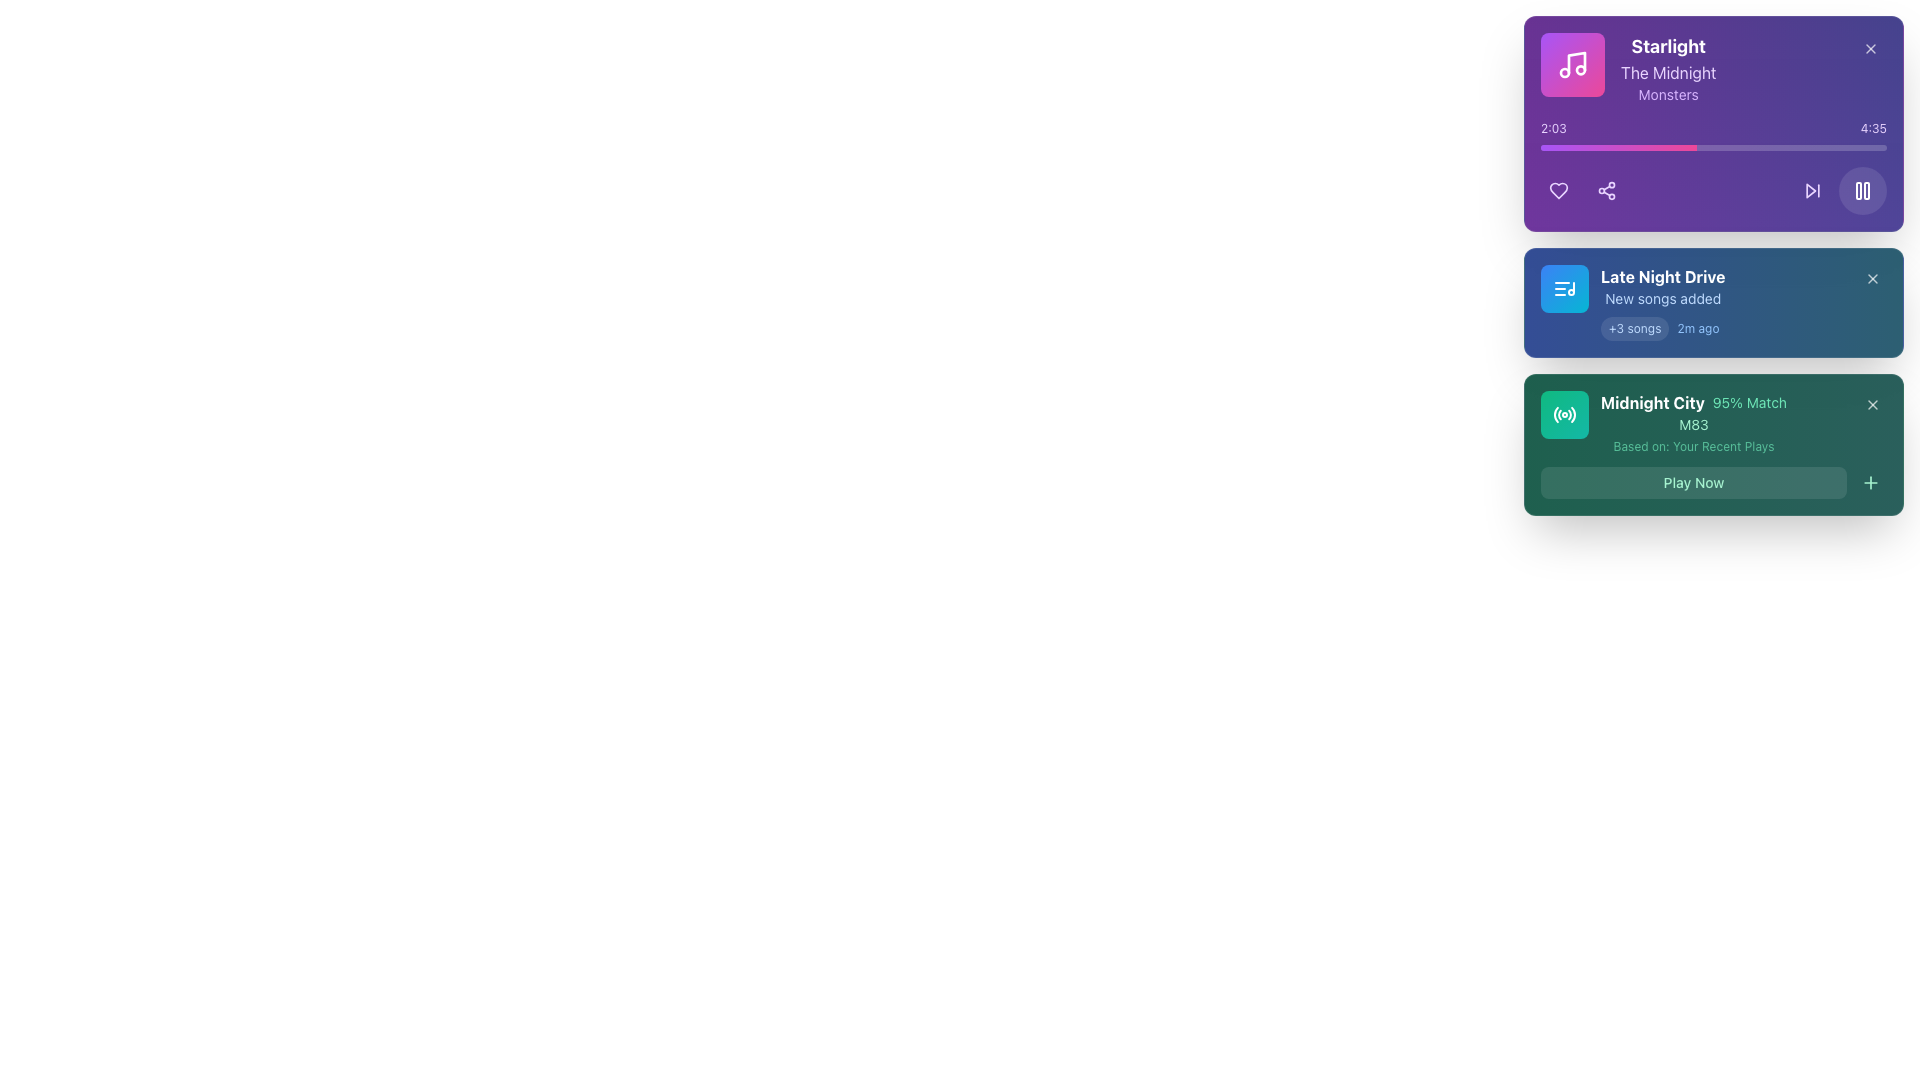  Describe the element at coordinates (1872, 128) in the screenshot. I see `the text label representing the total duration of the audio file or video within the 'Starlight' card, located` at that location.